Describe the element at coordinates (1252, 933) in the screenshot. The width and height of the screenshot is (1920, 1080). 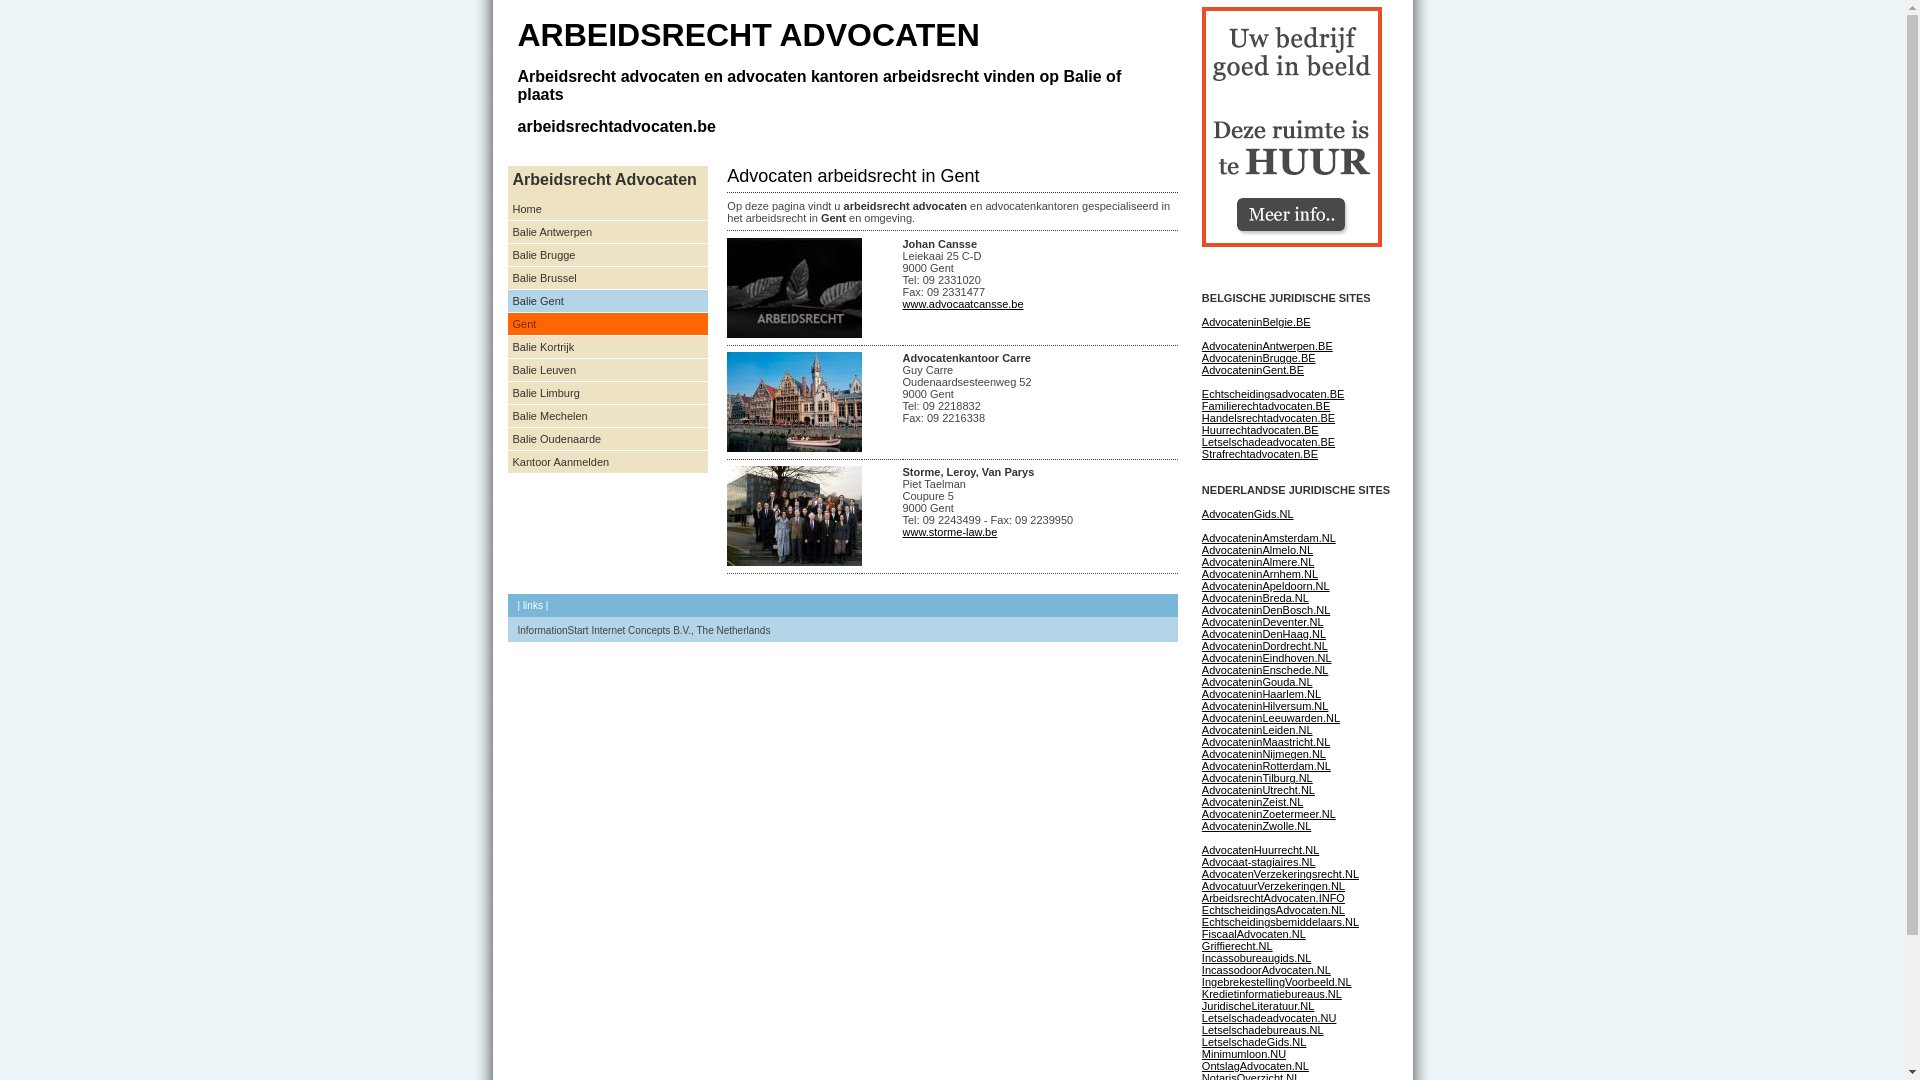
I see `'FiscaalAdvocaten.NL'` at that location.